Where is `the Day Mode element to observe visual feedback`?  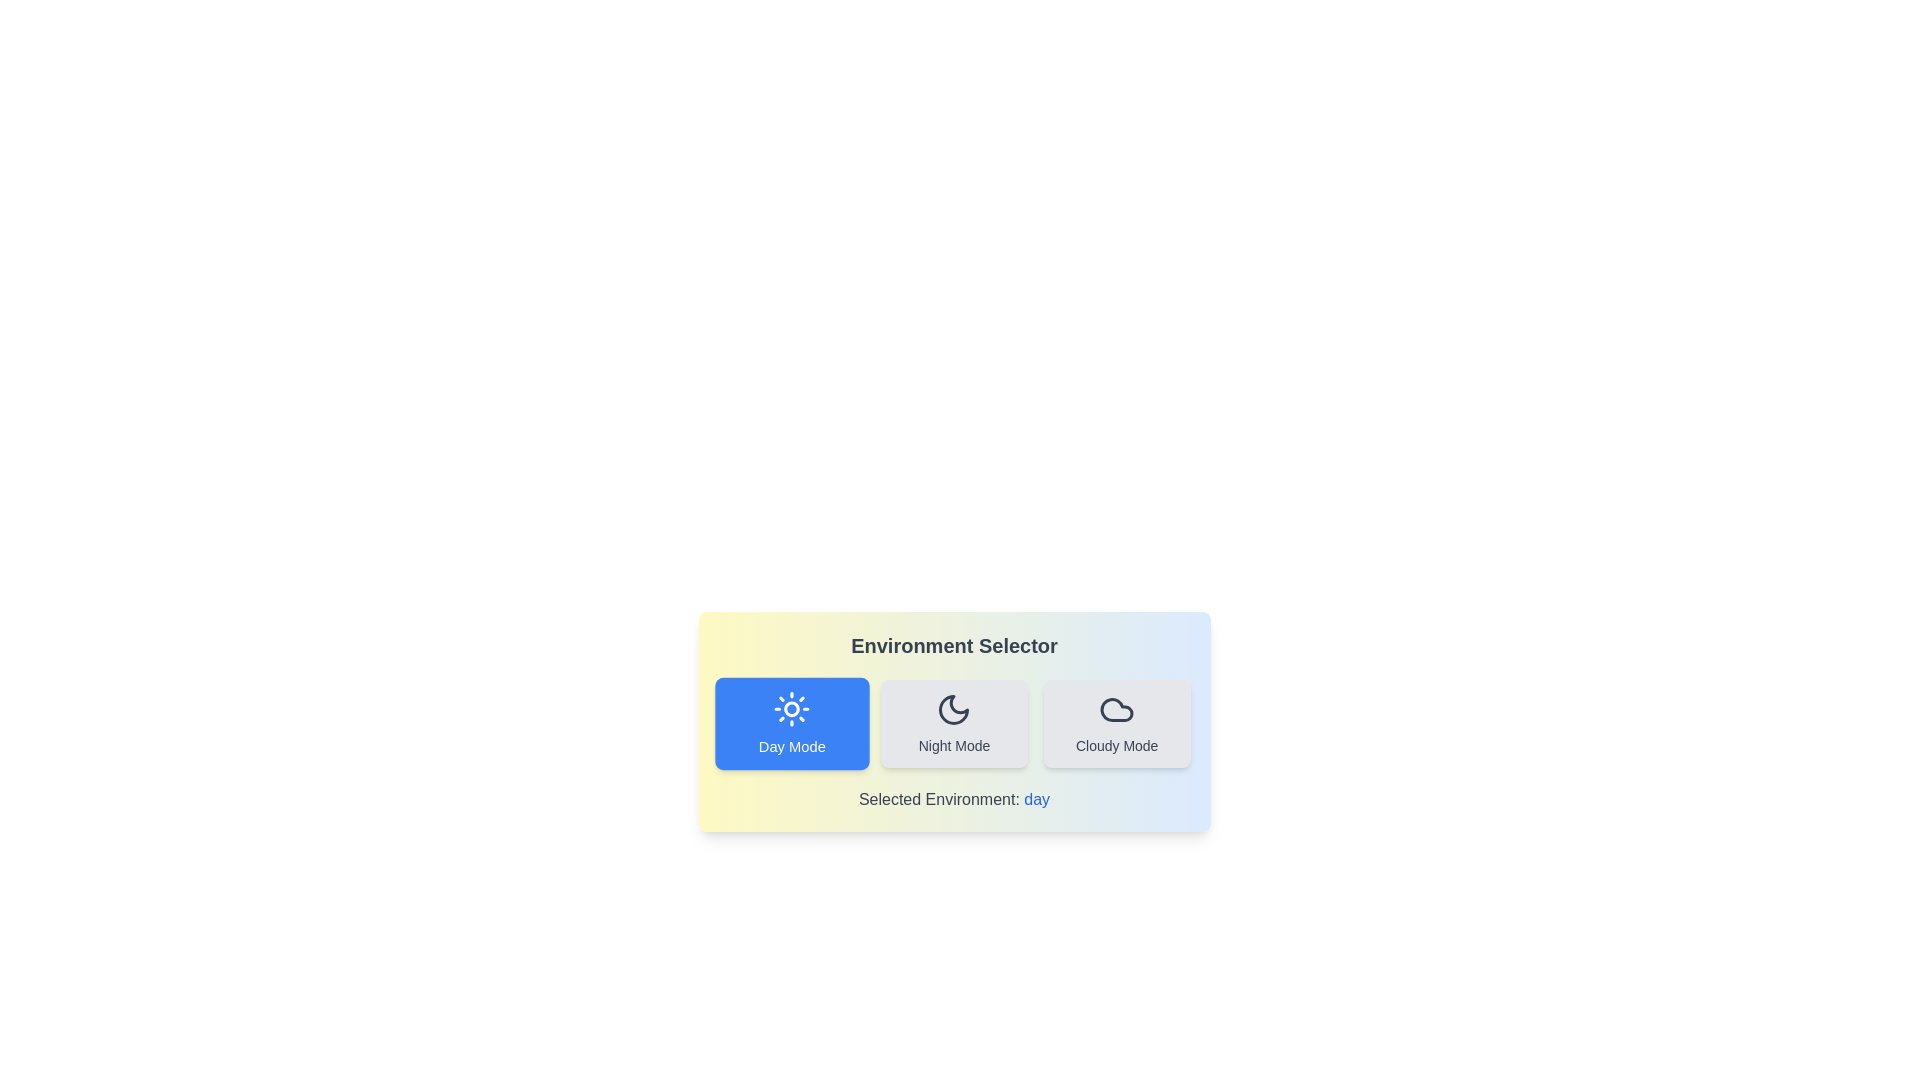
the Day Mode element to observe visual feedback is located at coordinates (790, 724).